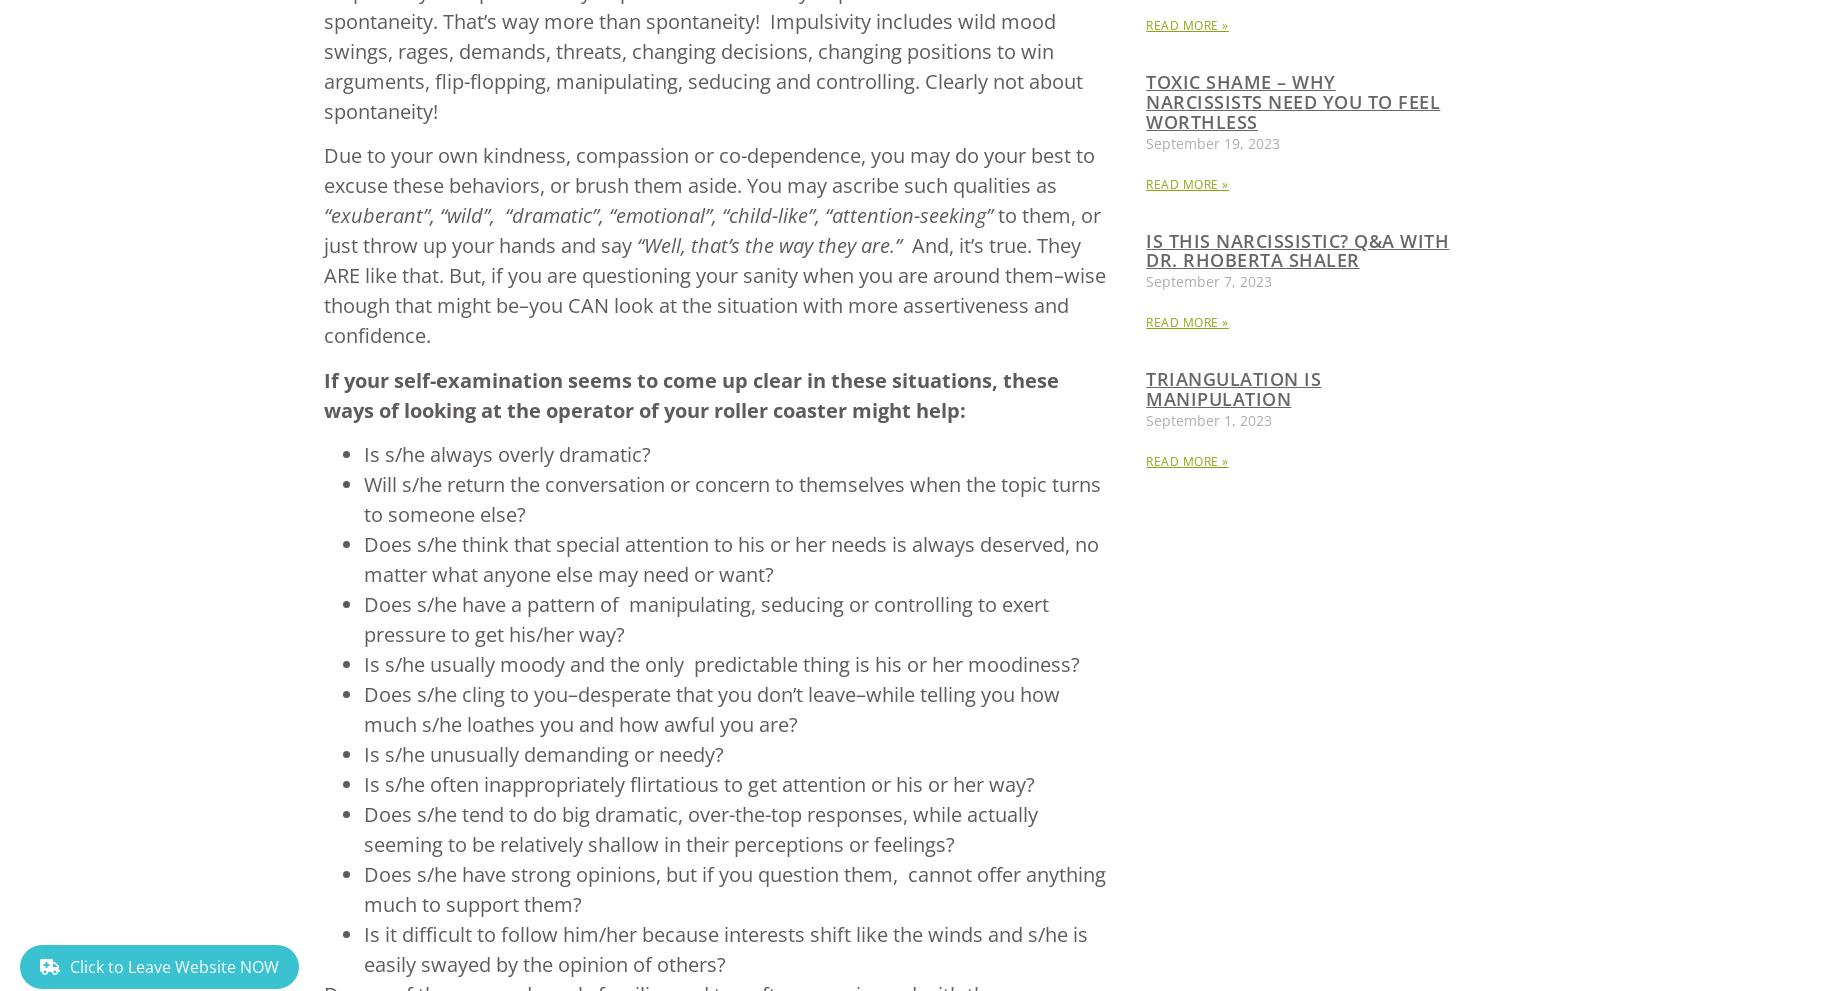 This screenshot has width=1848, height=991. I want to click on 'Is s/he often inappropriately flirtatious to get attention or his or her way?', so click(698, 783).